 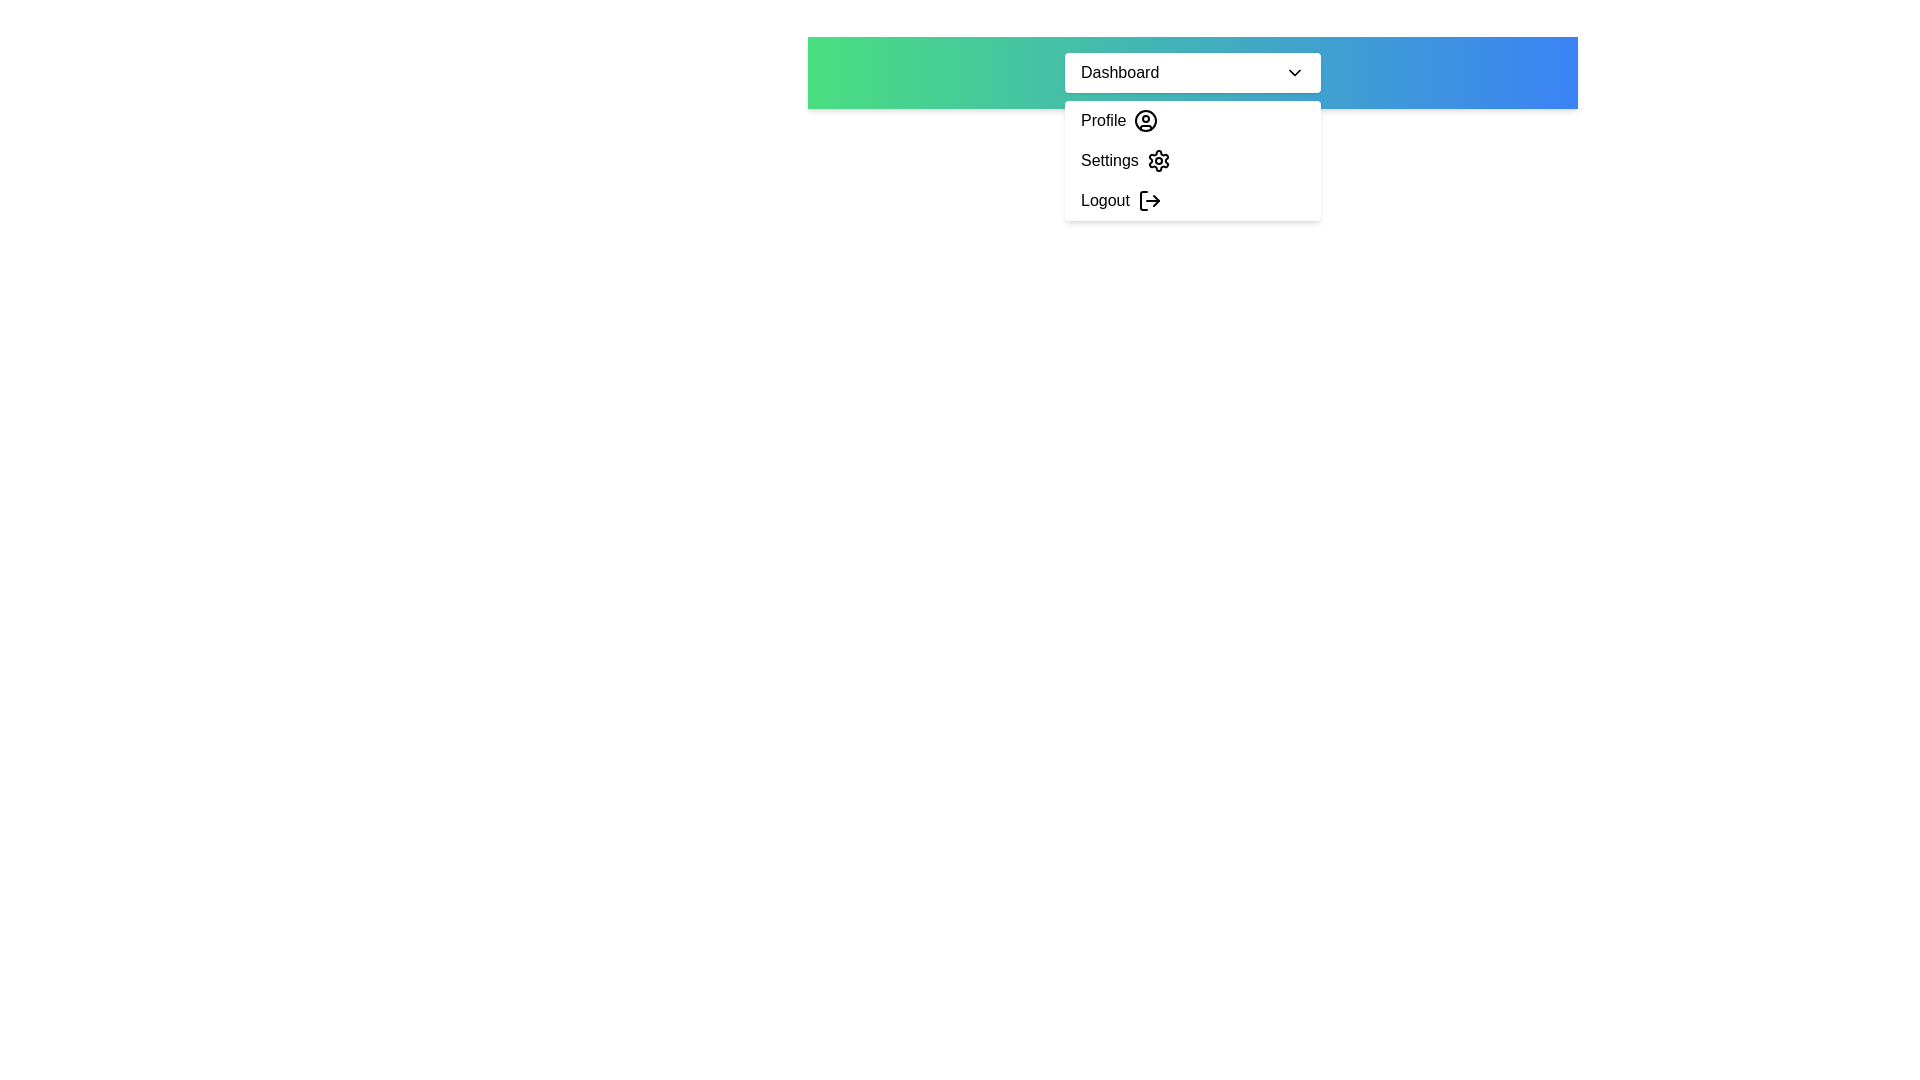 What do you see at coordinates (1193, 200) in the screenshot?
I see `the 'Logout' option in the dropdown menu` at bounding box center [1193, 200].